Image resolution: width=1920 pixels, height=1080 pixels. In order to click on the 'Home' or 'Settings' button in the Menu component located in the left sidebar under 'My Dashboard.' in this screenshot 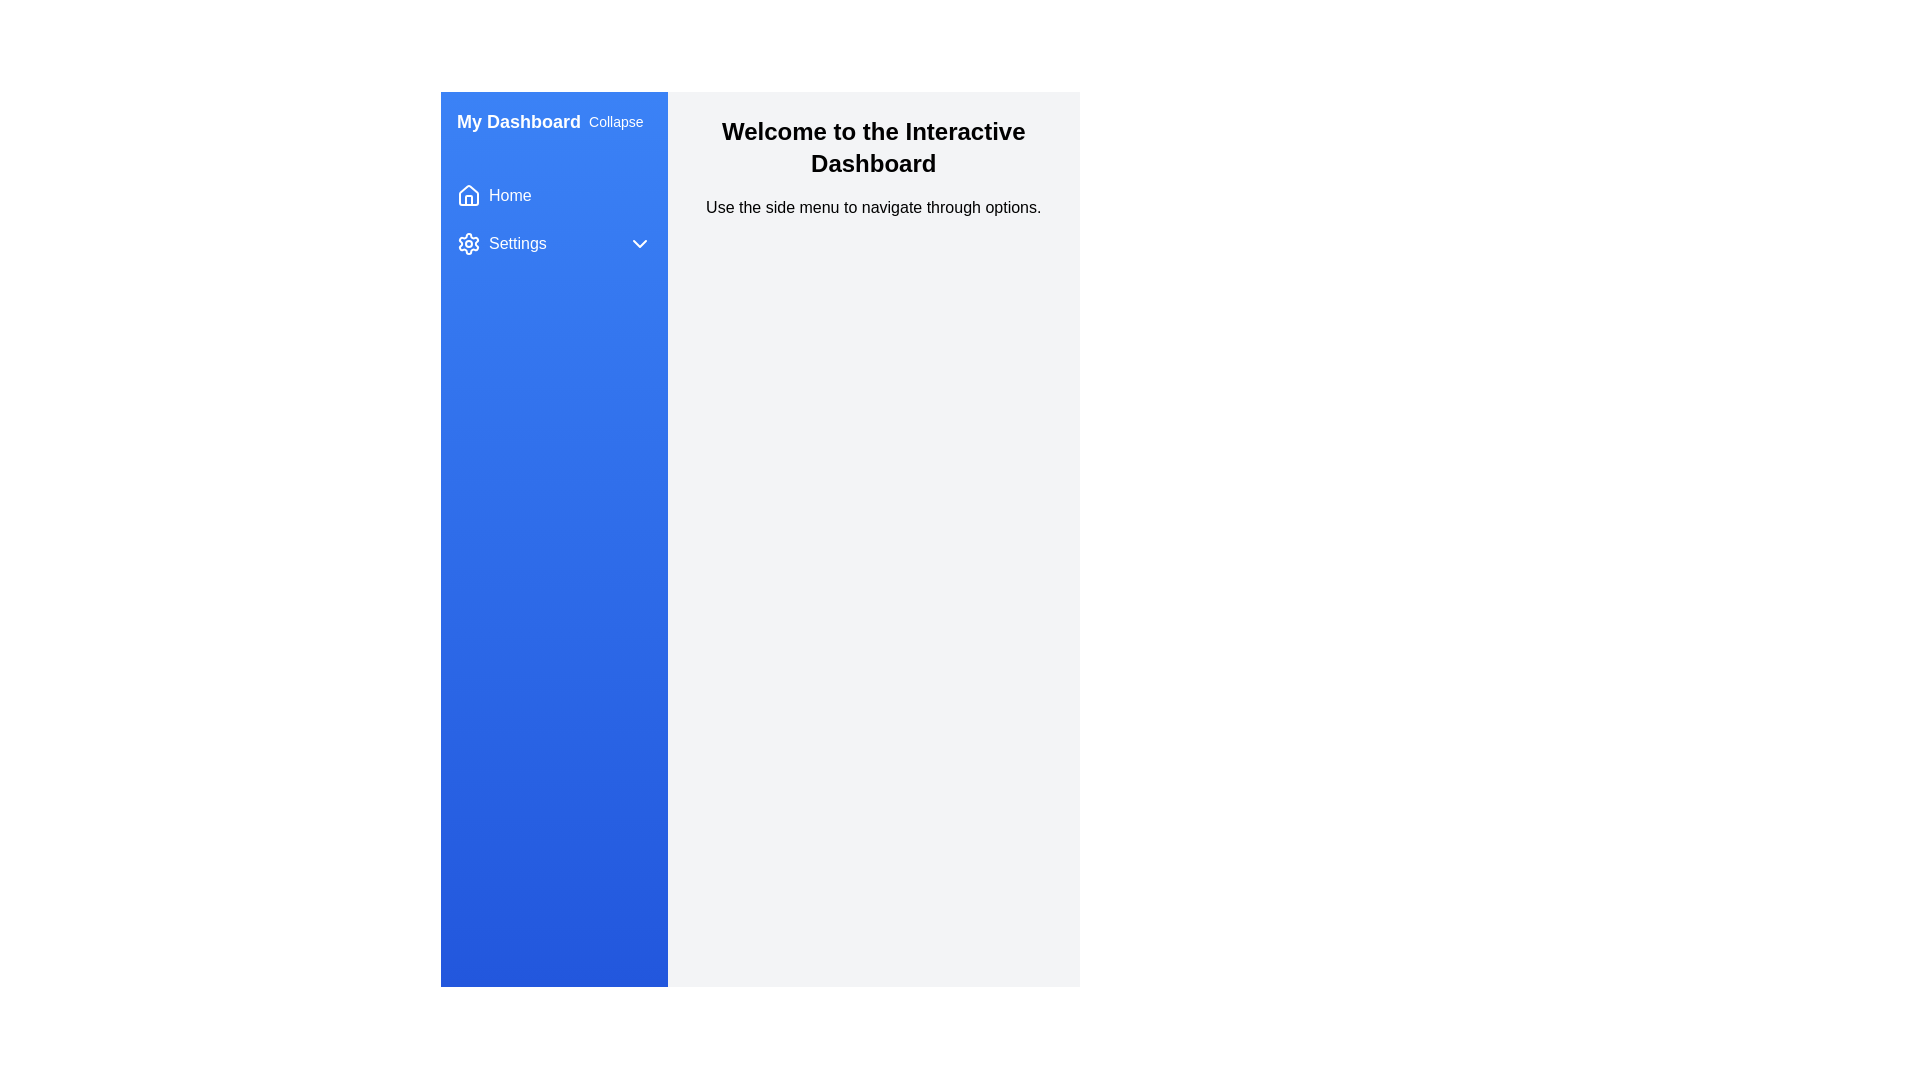, I will do `click(554, 219)`.